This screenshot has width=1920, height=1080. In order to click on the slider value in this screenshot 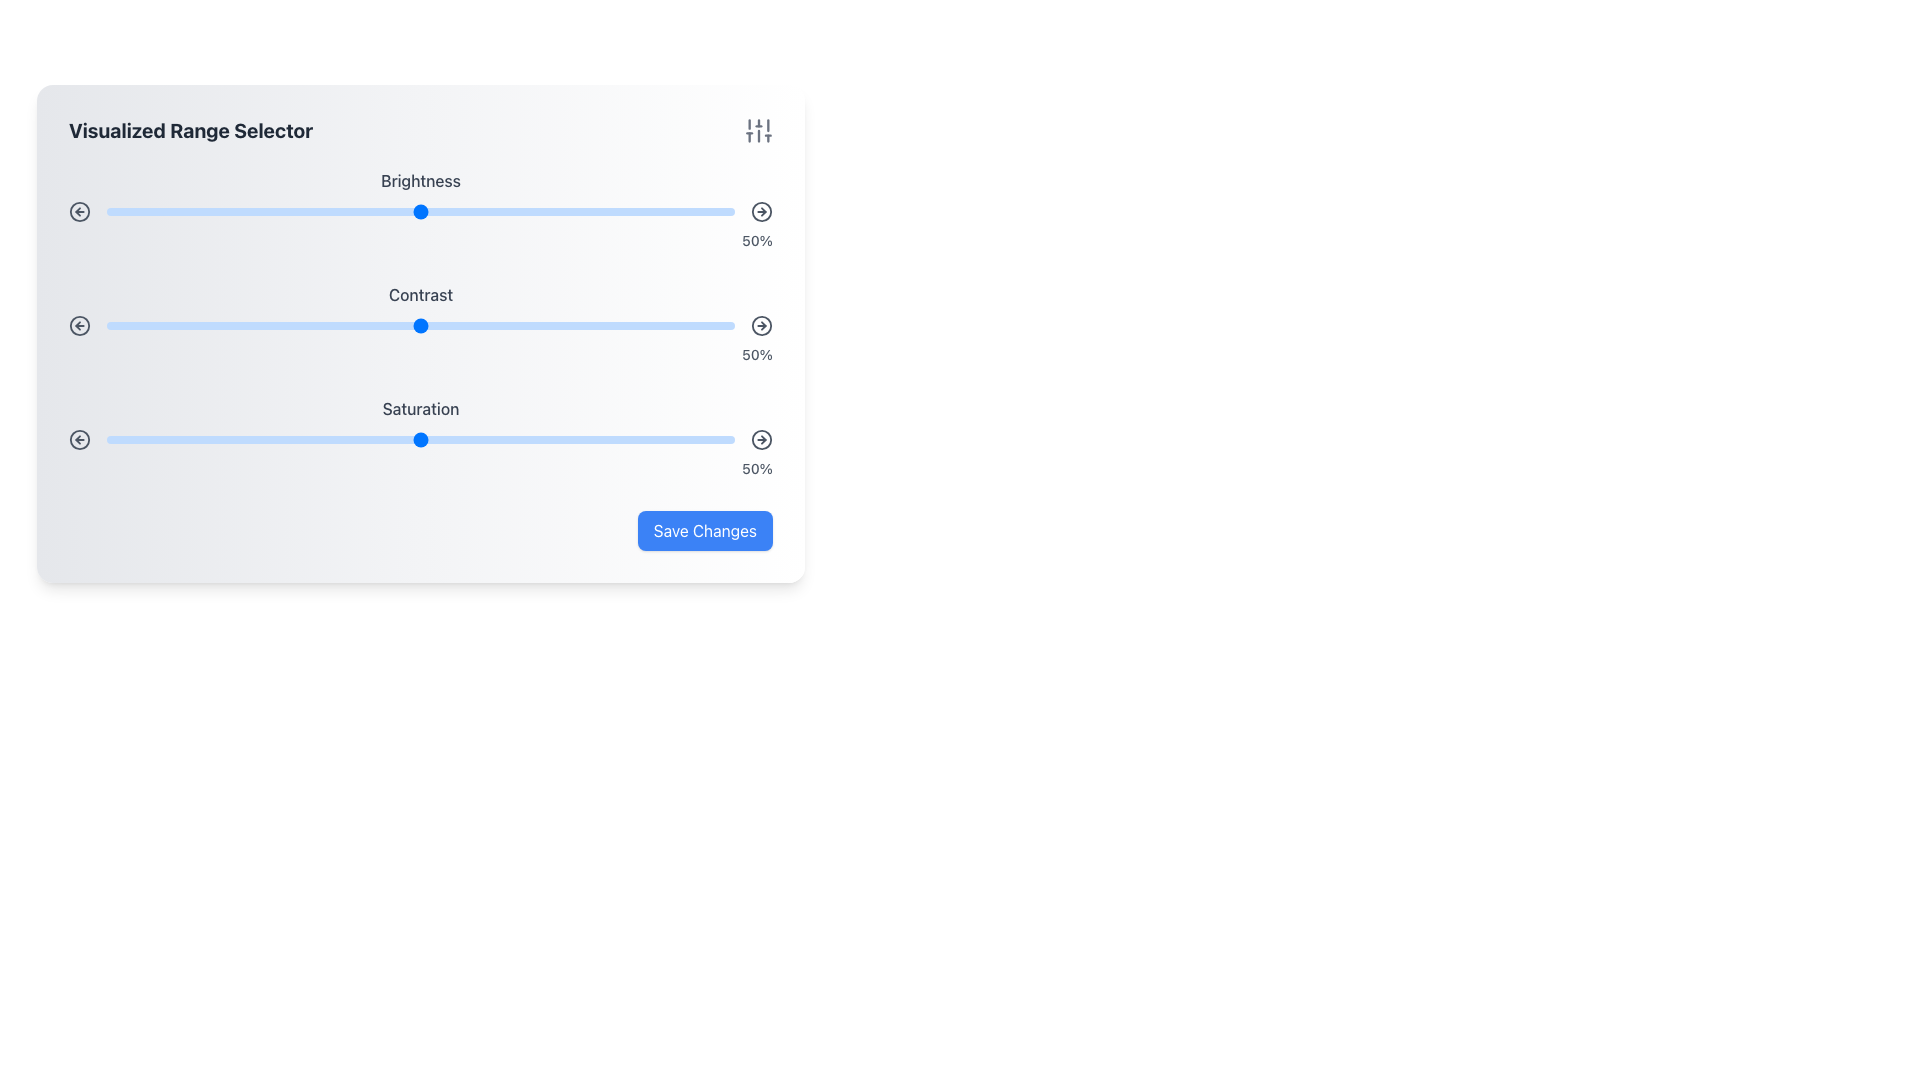, I will do `click(546, 438)`.